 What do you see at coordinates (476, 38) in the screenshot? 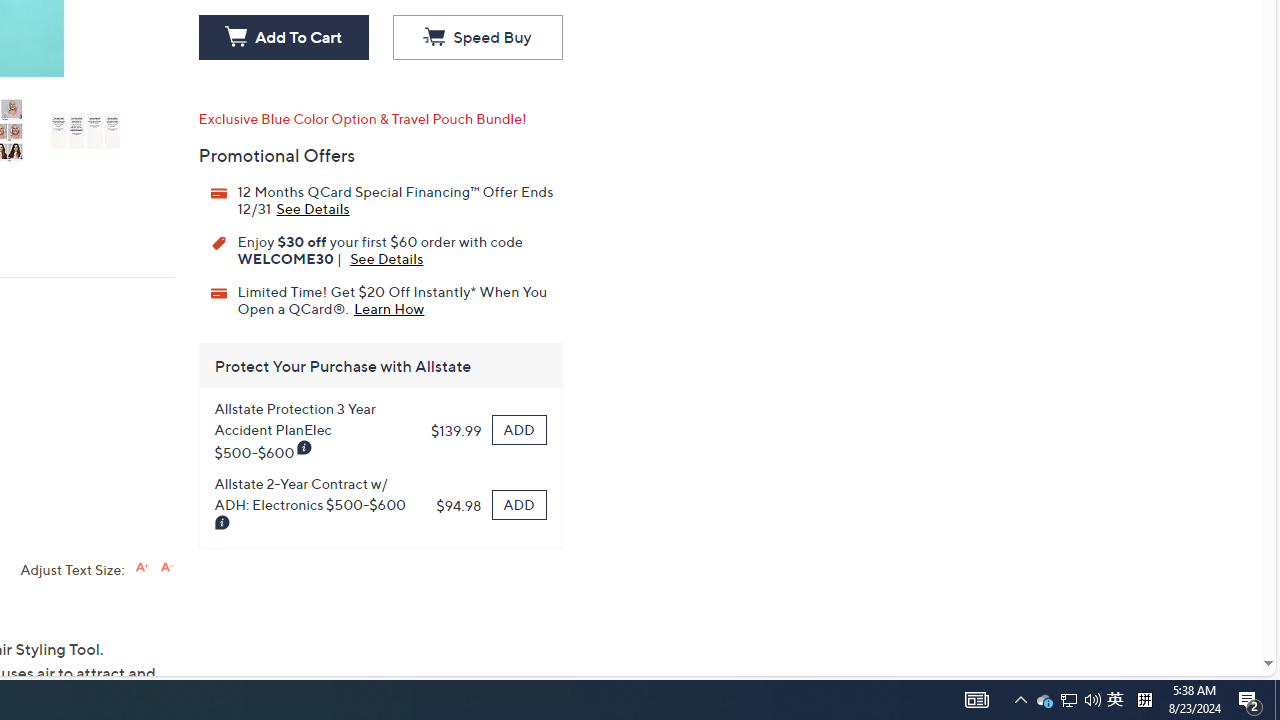
I see `'Speed Buy'` at bounding box center [476, 38].